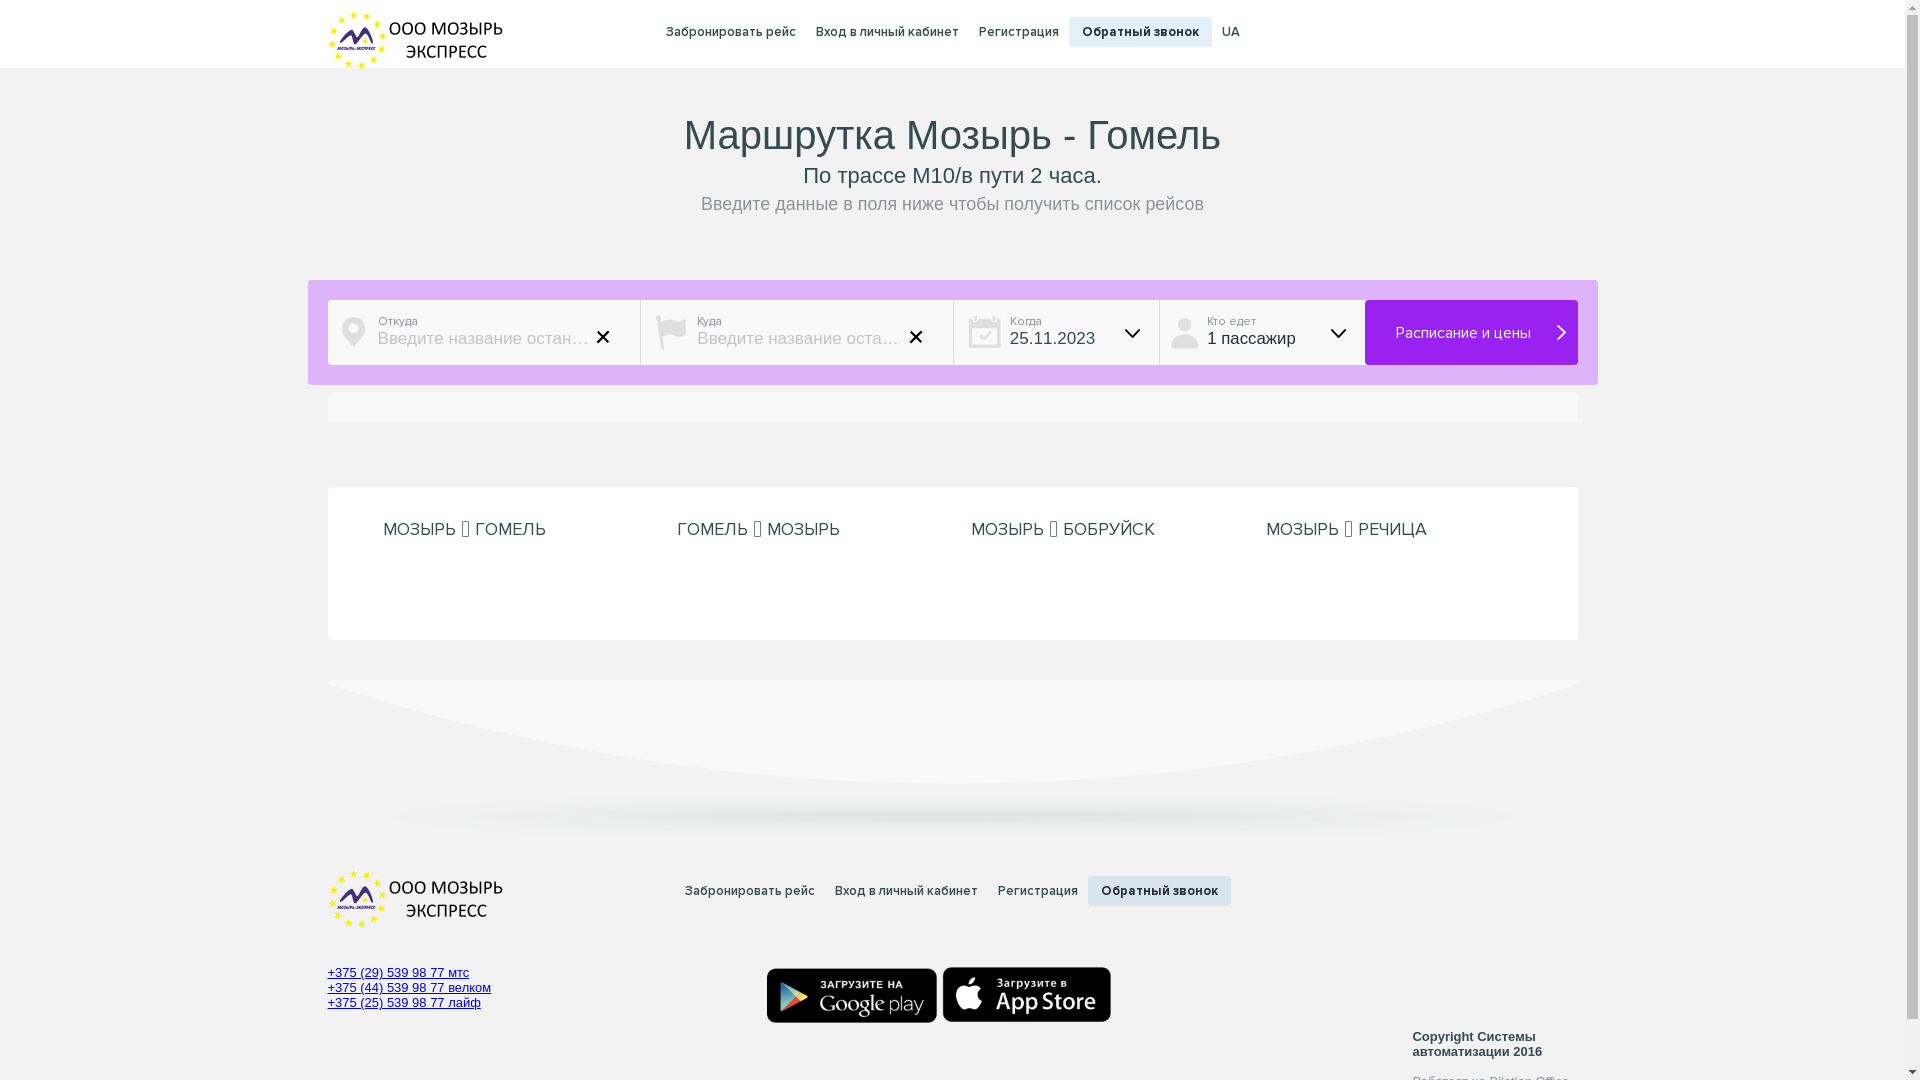  I want to click on 'UA', so click(1221, 32).